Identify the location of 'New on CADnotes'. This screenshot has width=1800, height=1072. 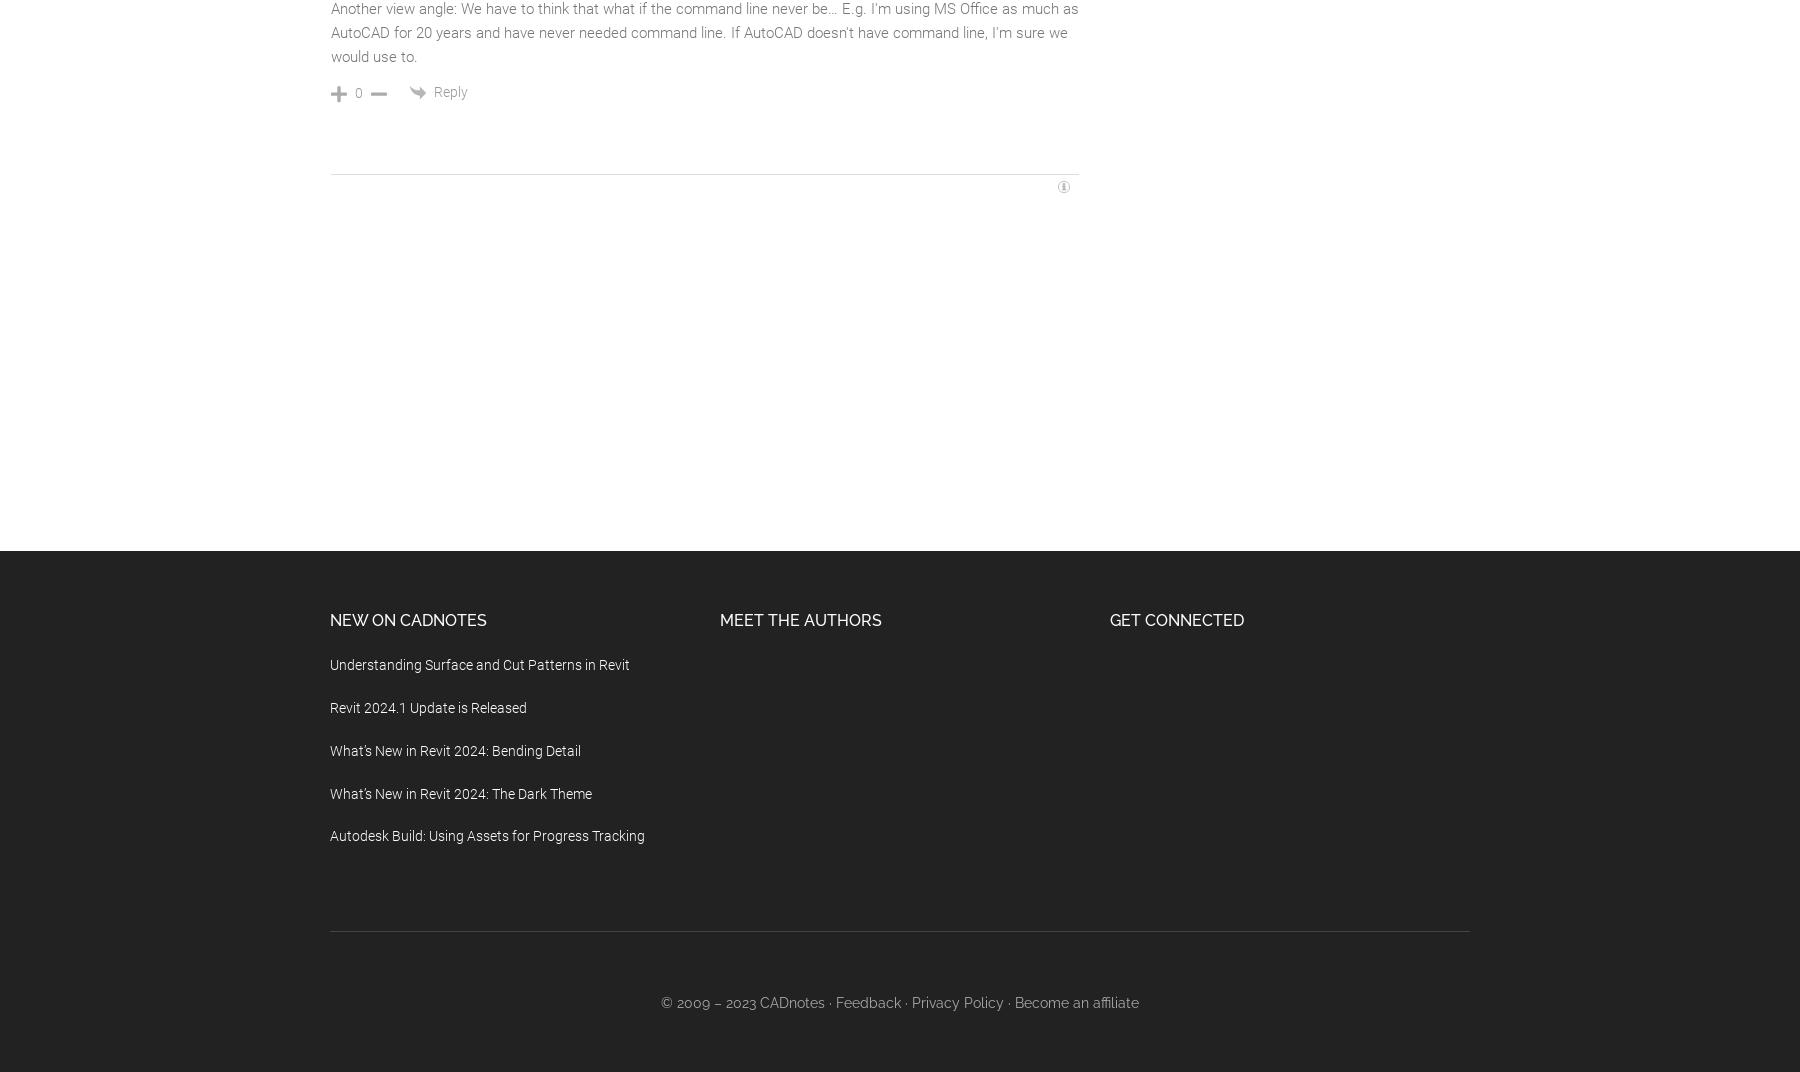
(328, 620).